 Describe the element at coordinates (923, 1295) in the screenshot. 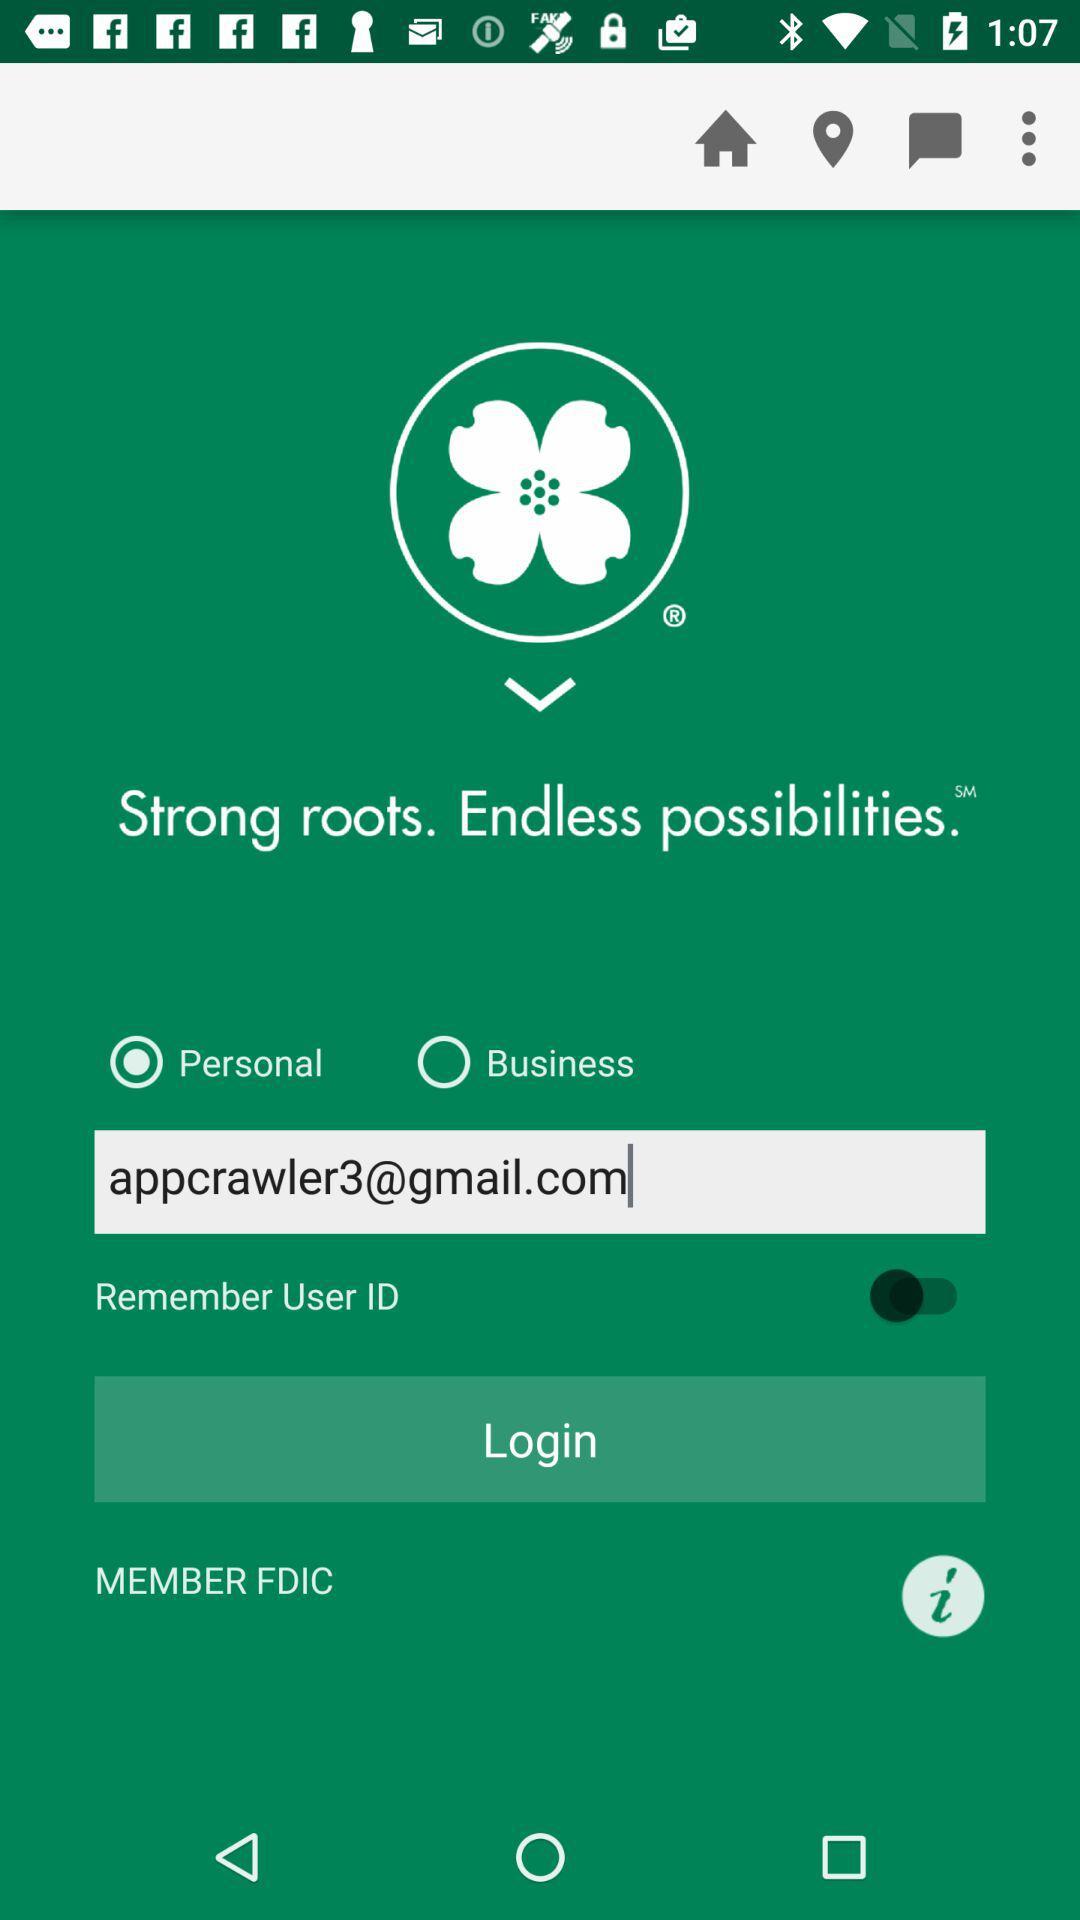

I see `the item next to the remember user id` at that location.